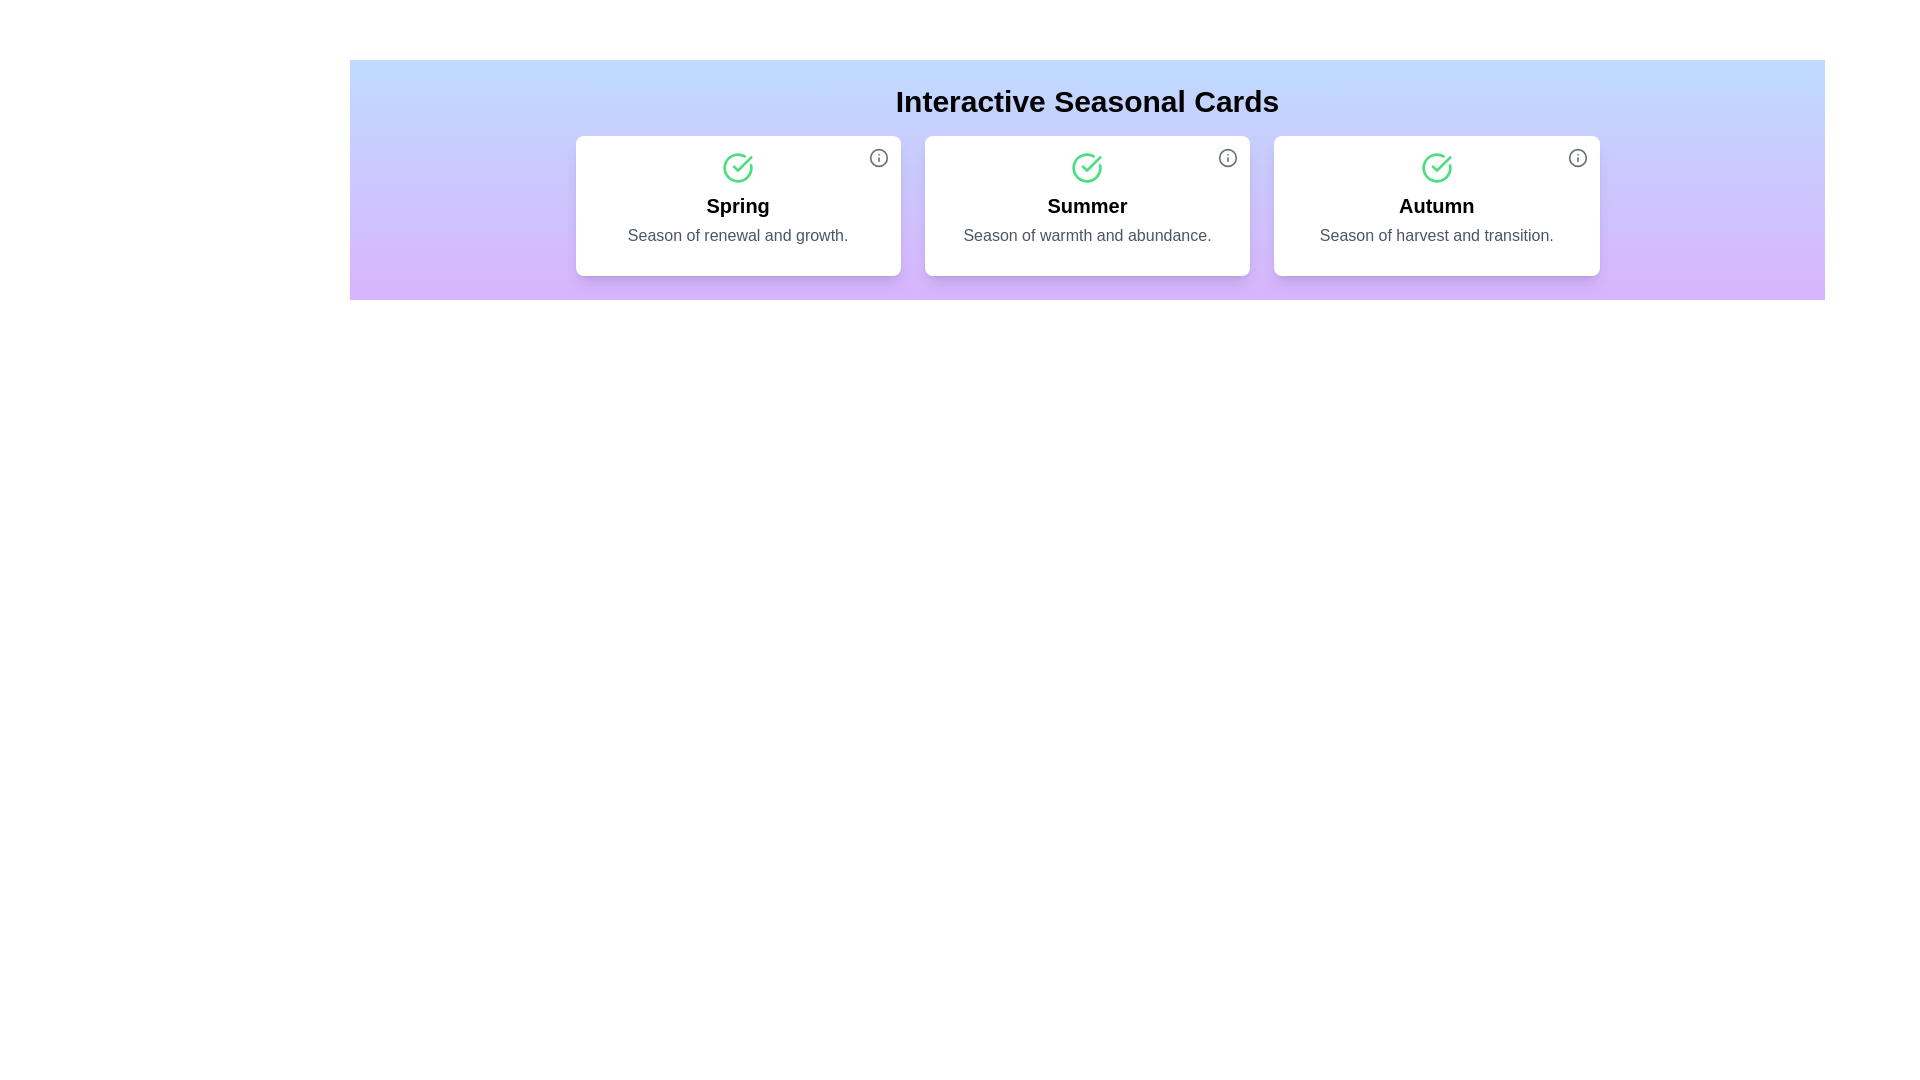  What do you see at coordinates (1435, 205) in the screenshot?
I see `the 'Autumn' Information card` at bounding box center [1435, 205].